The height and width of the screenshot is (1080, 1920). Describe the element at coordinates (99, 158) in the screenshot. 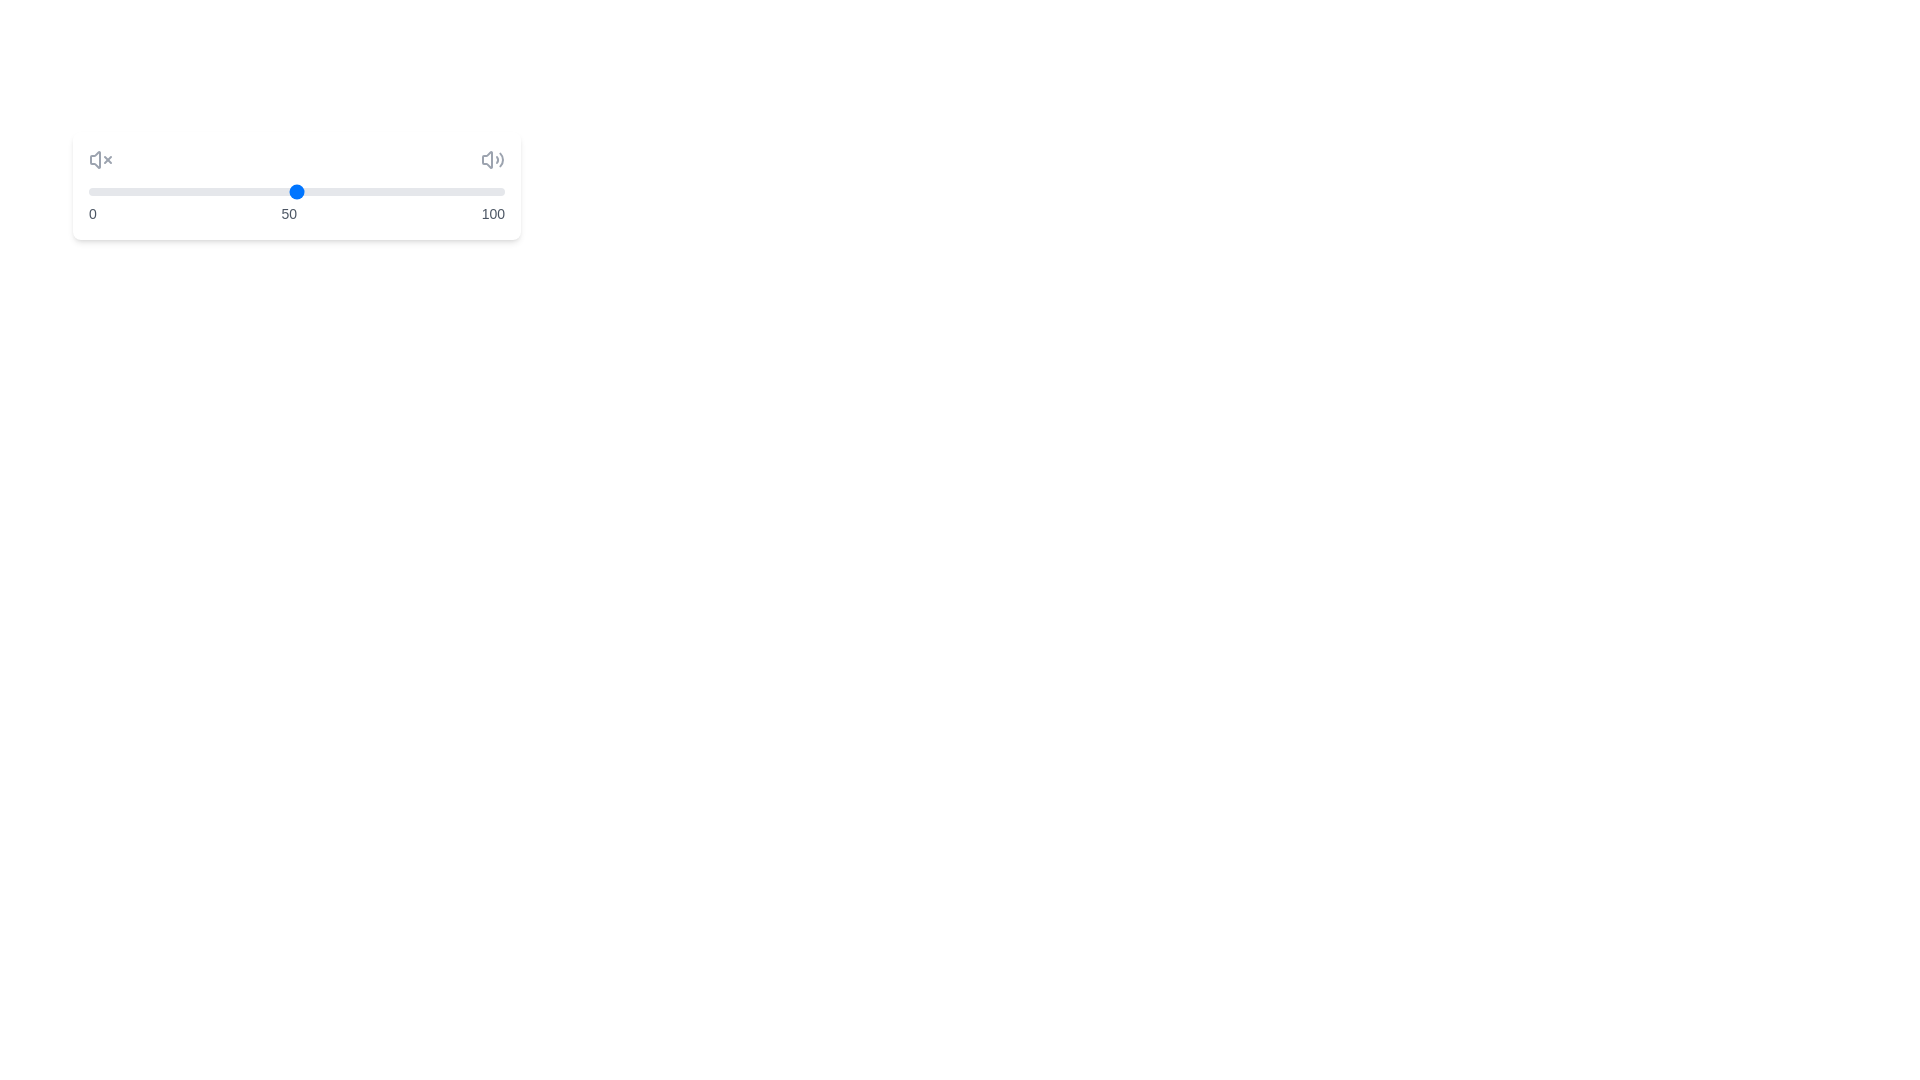

I see `the volume icon on the left` at that location.